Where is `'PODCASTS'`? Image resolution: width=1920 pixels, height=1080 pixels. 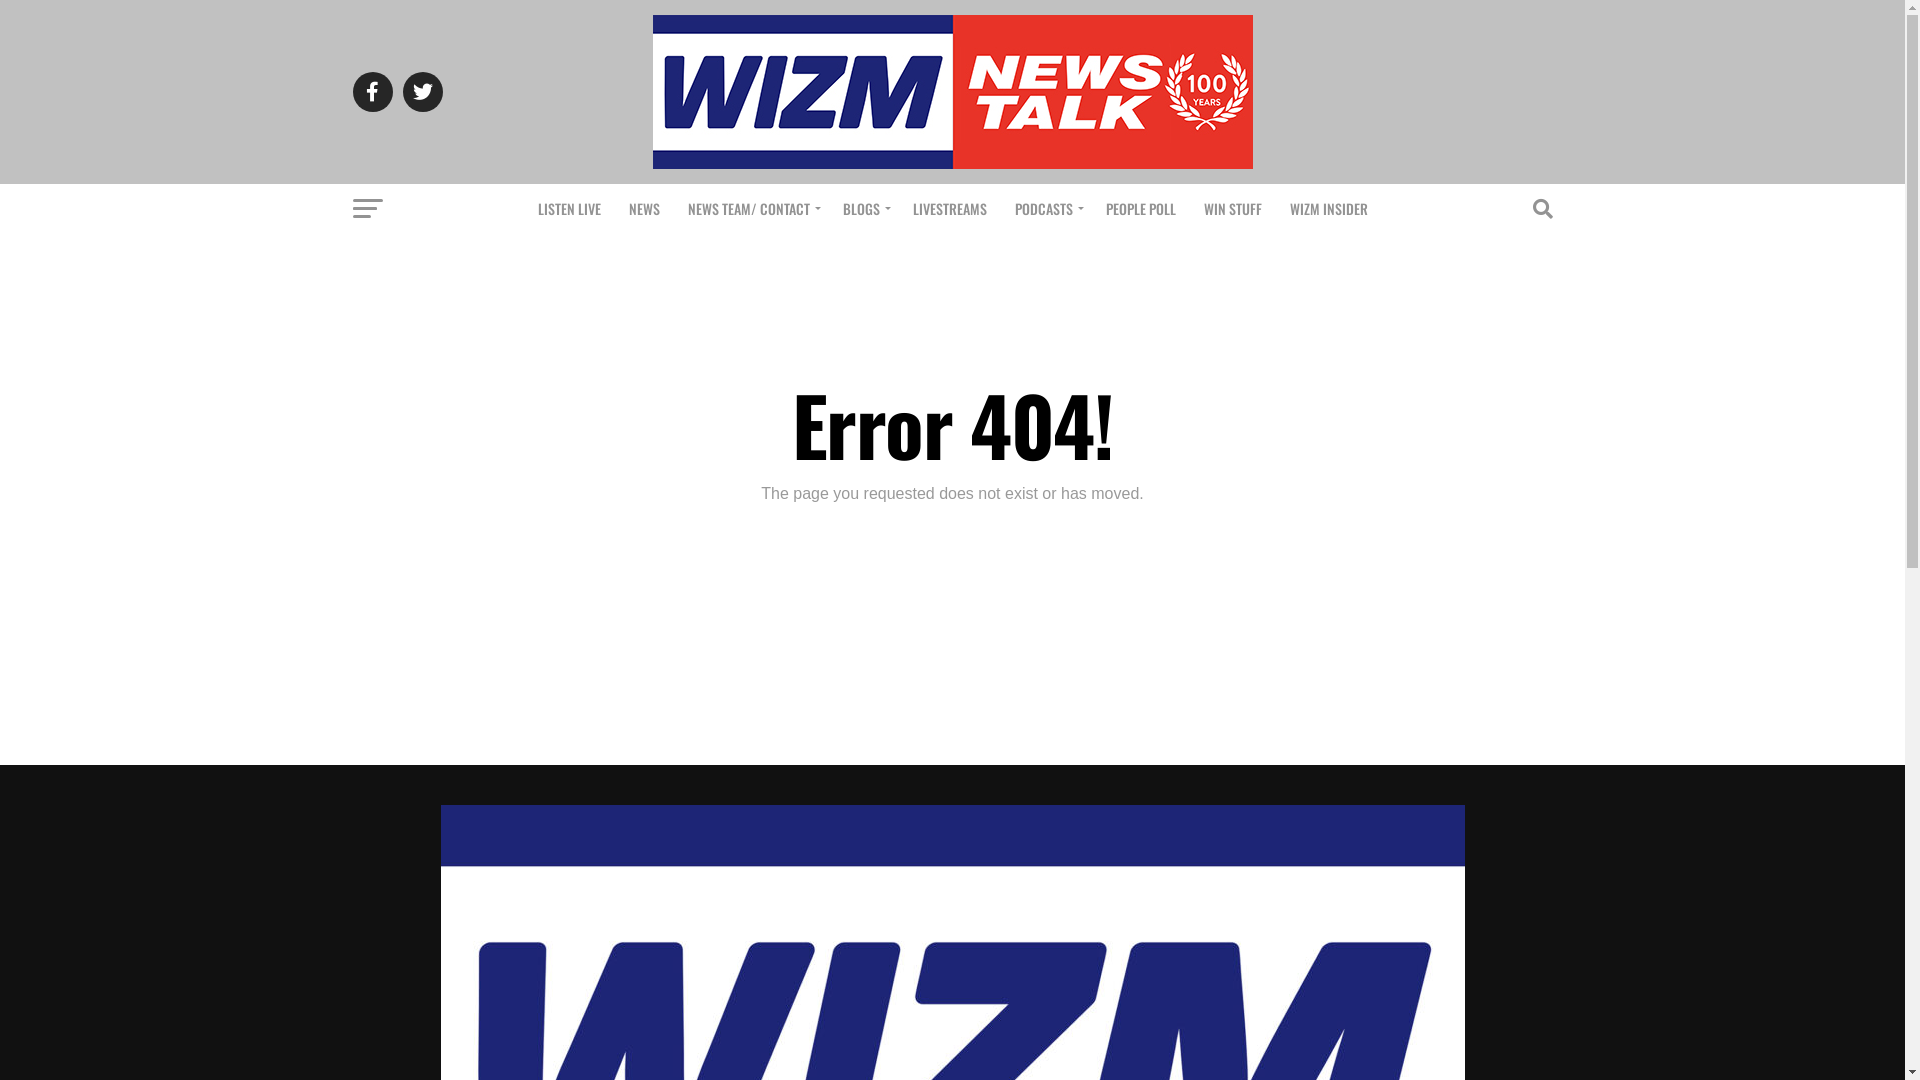
'PODCASTS' is located at coordinates (1002, 208).